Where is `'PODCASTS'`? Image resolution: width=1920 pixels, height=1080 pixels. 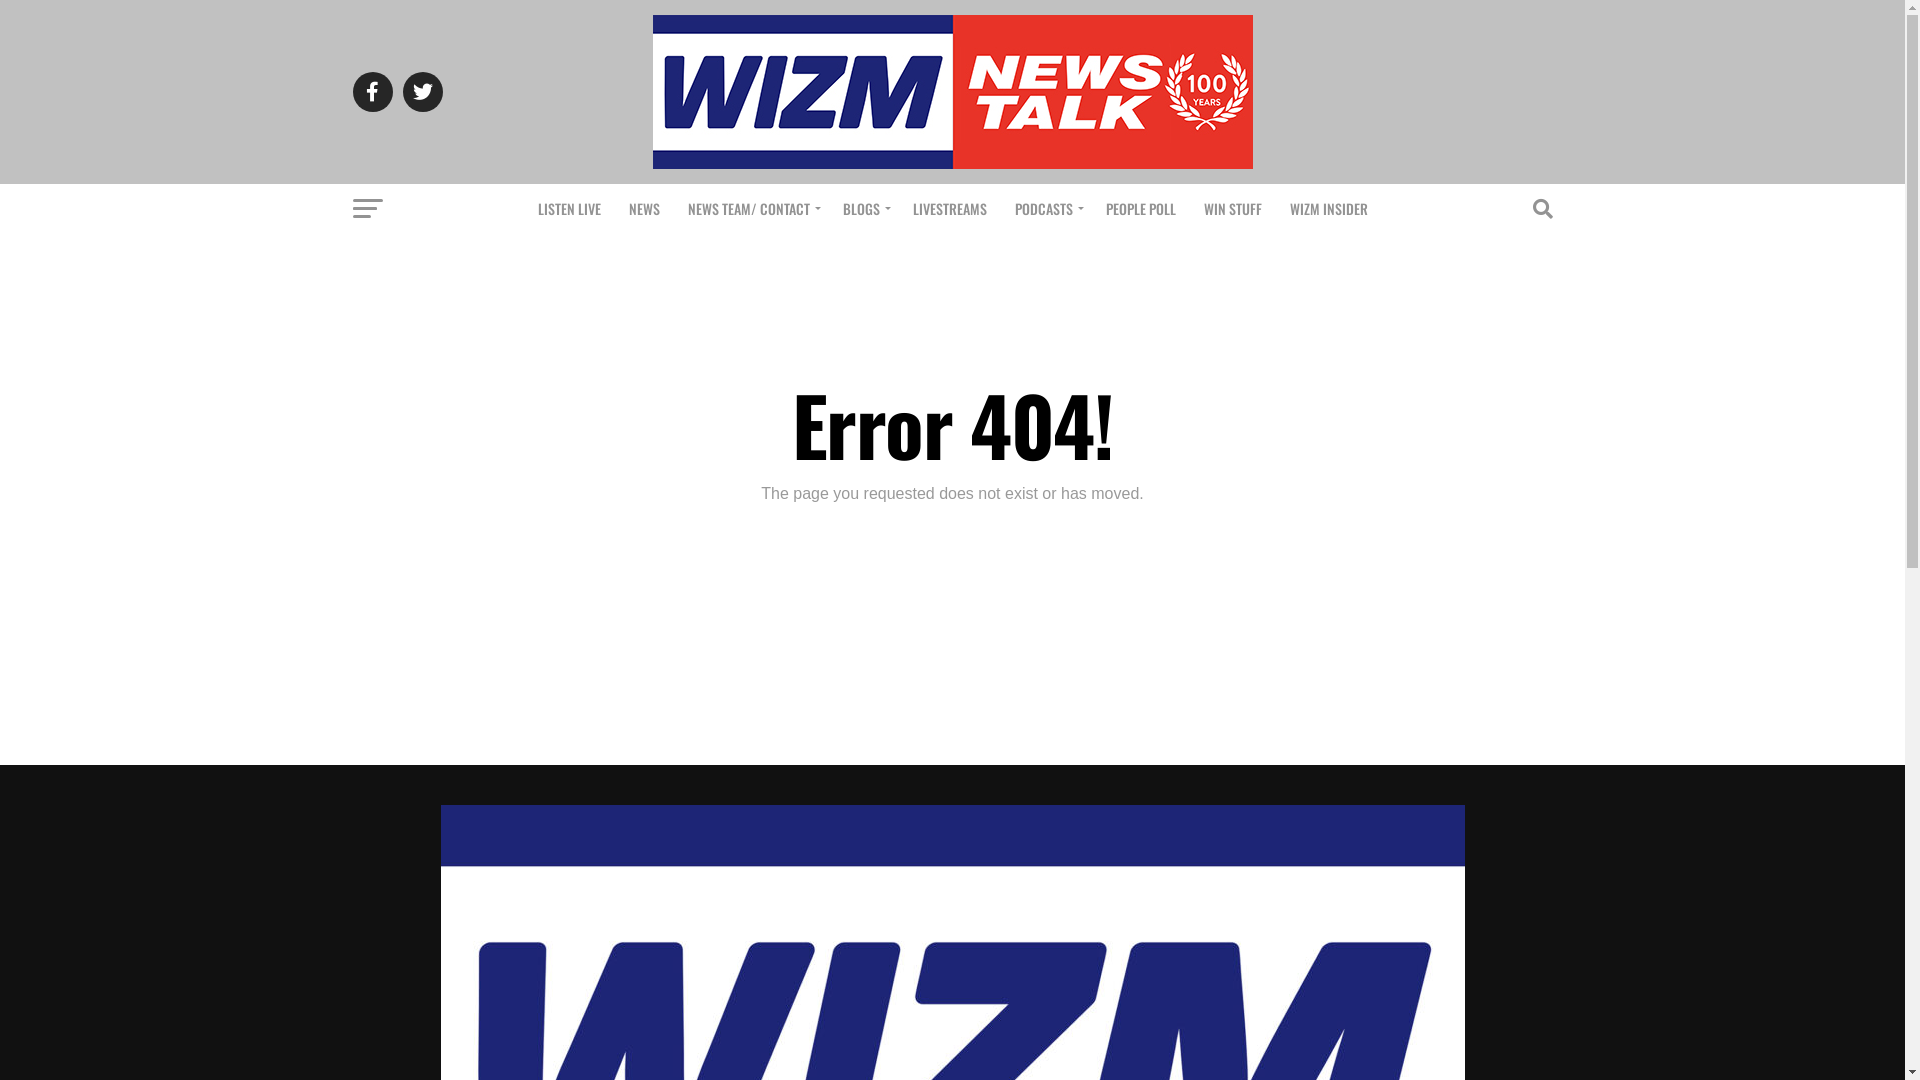
'PODCASTS' is located at coordinates (1002, 208).